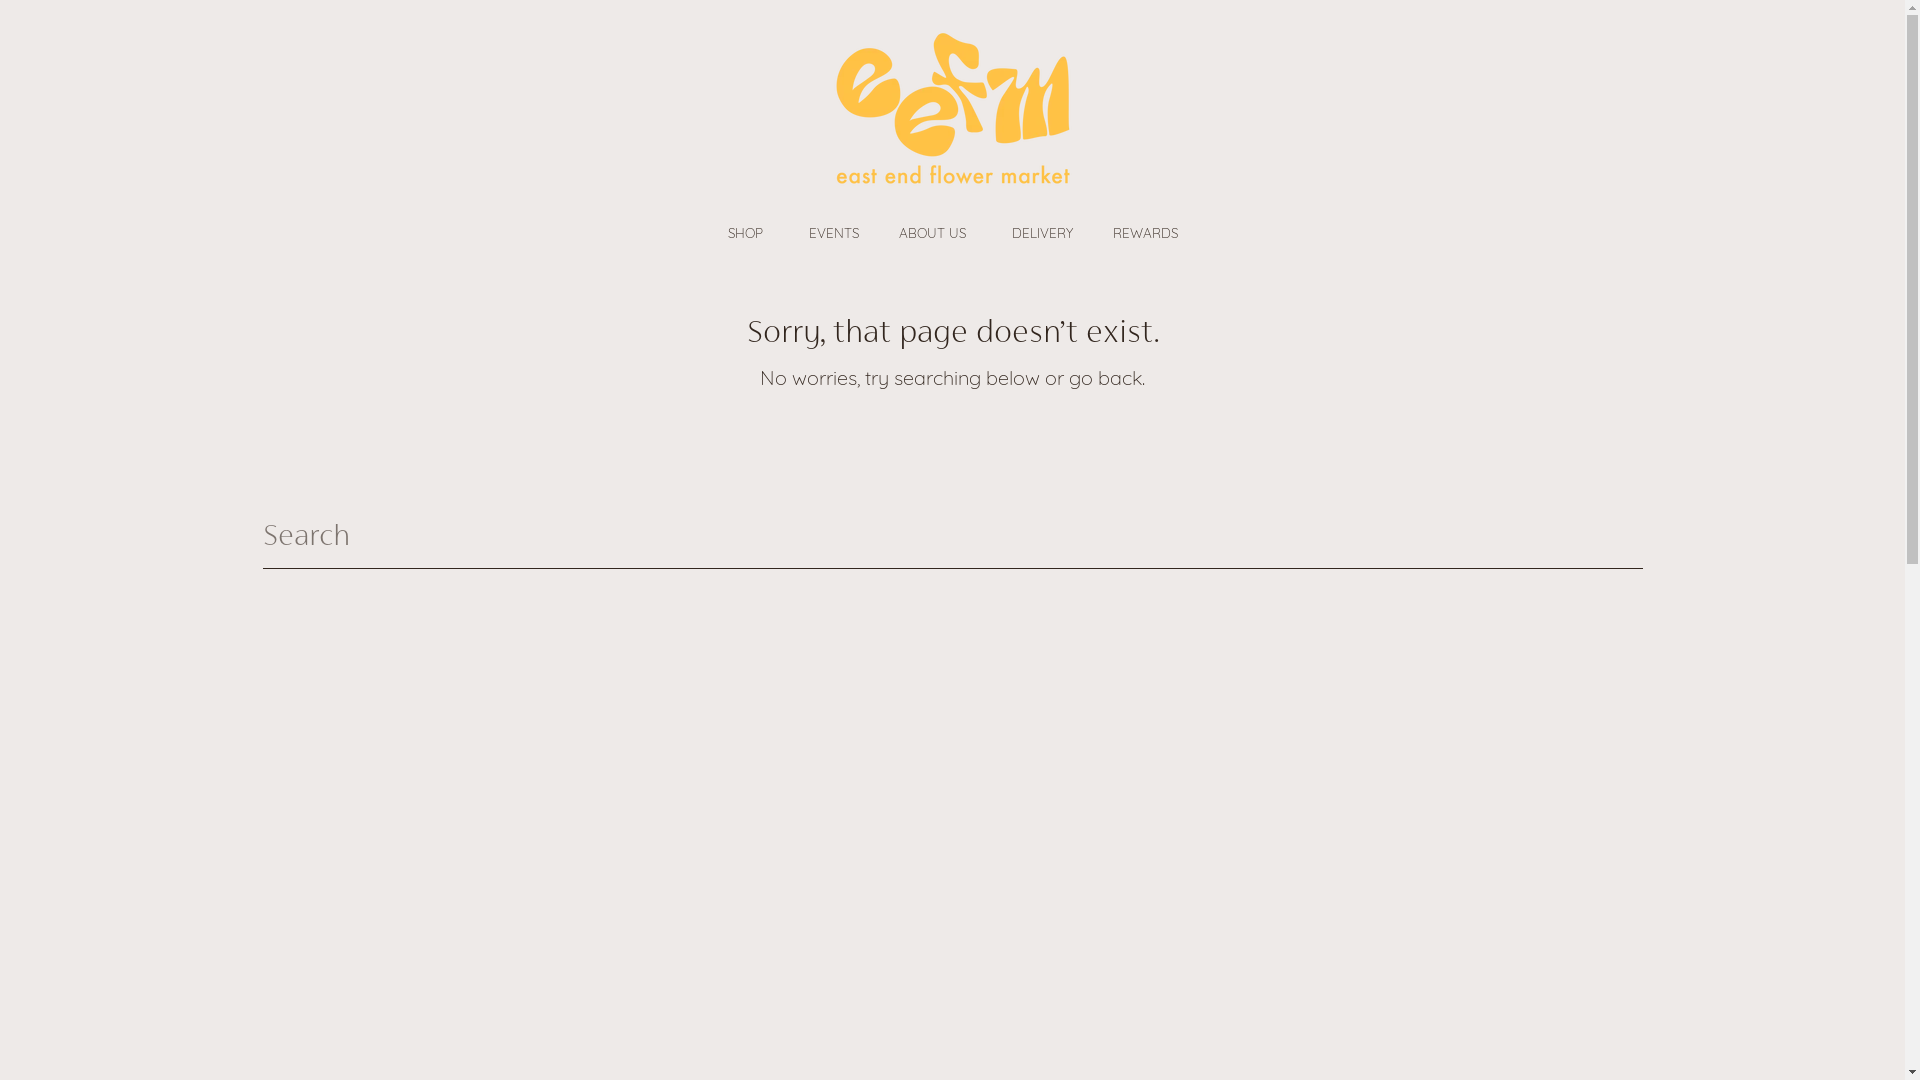 The image size is (1920, 1080). I want to click on 'DELIVERY', so click(1041, 231).